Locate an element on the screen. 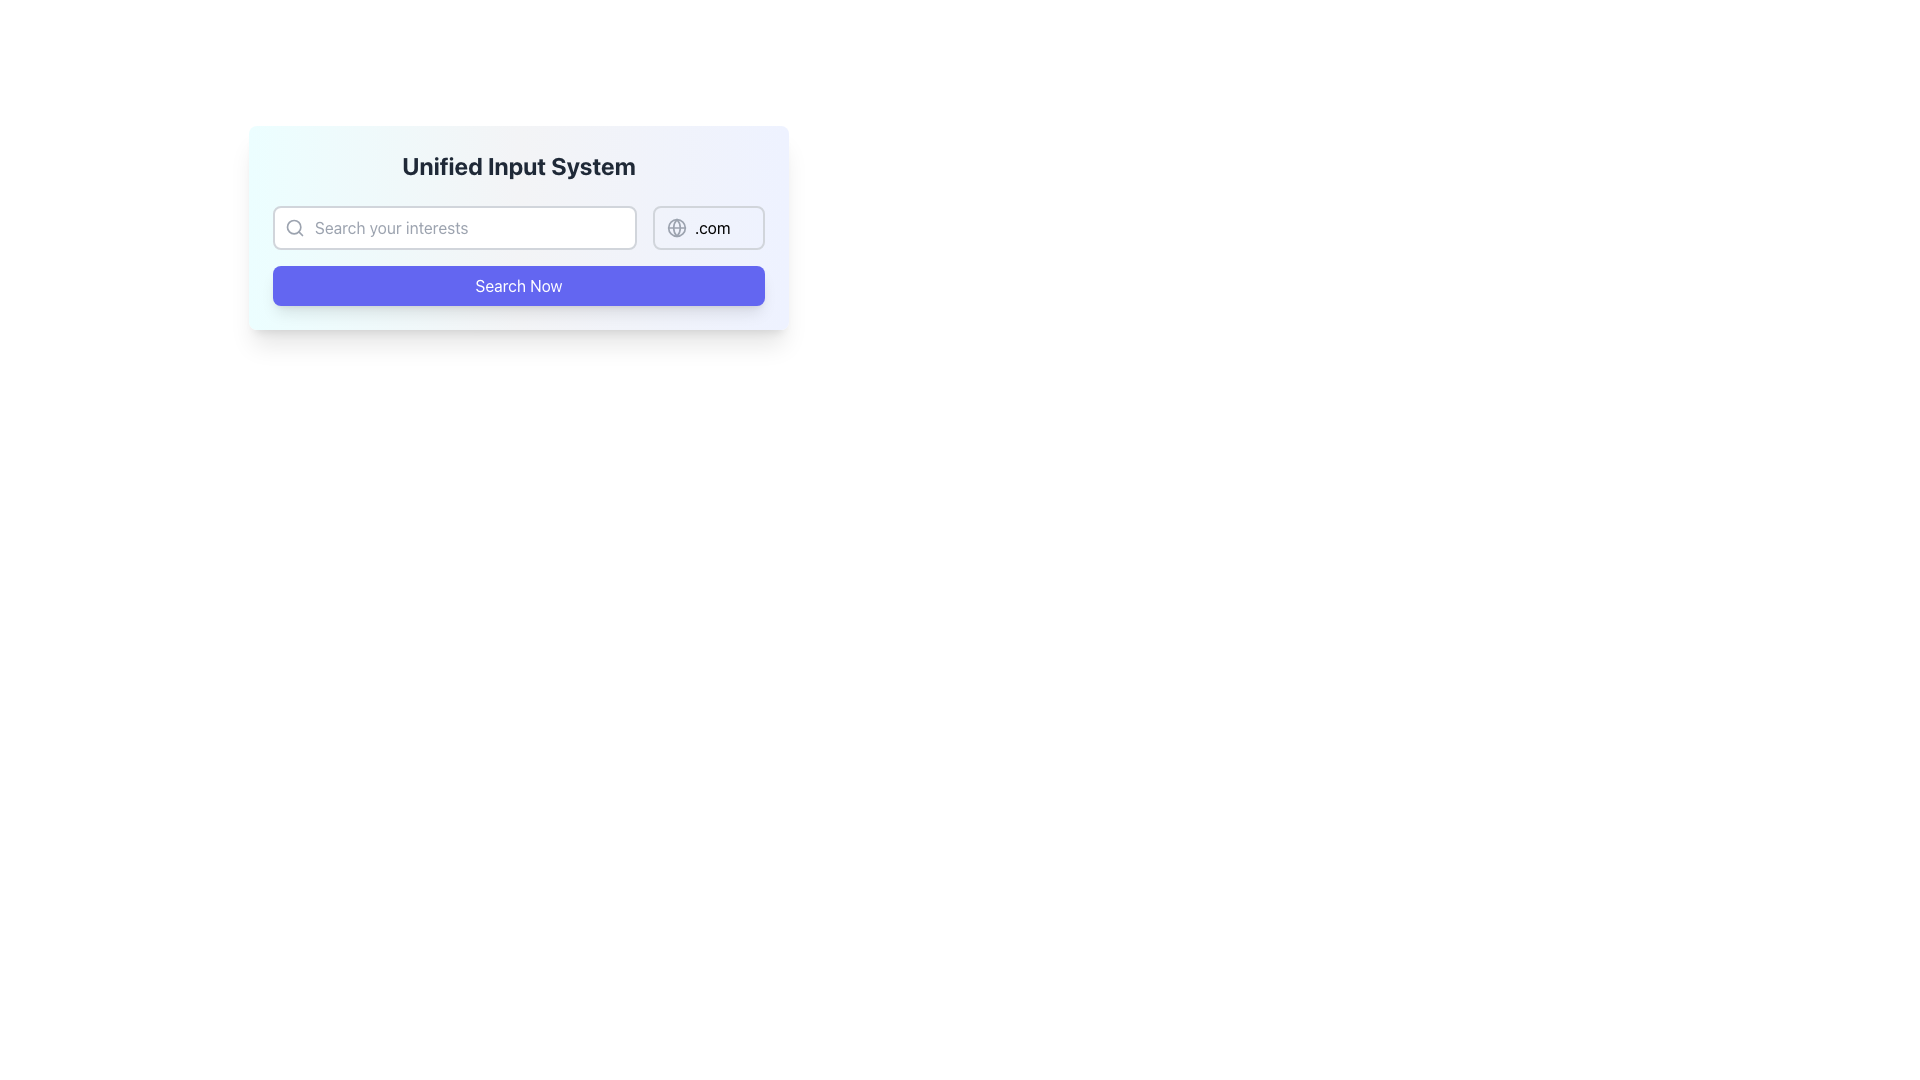  the Domain Suffix Selector element displaying the text '.com' by clicking on it is located at coordinates (709, 226).